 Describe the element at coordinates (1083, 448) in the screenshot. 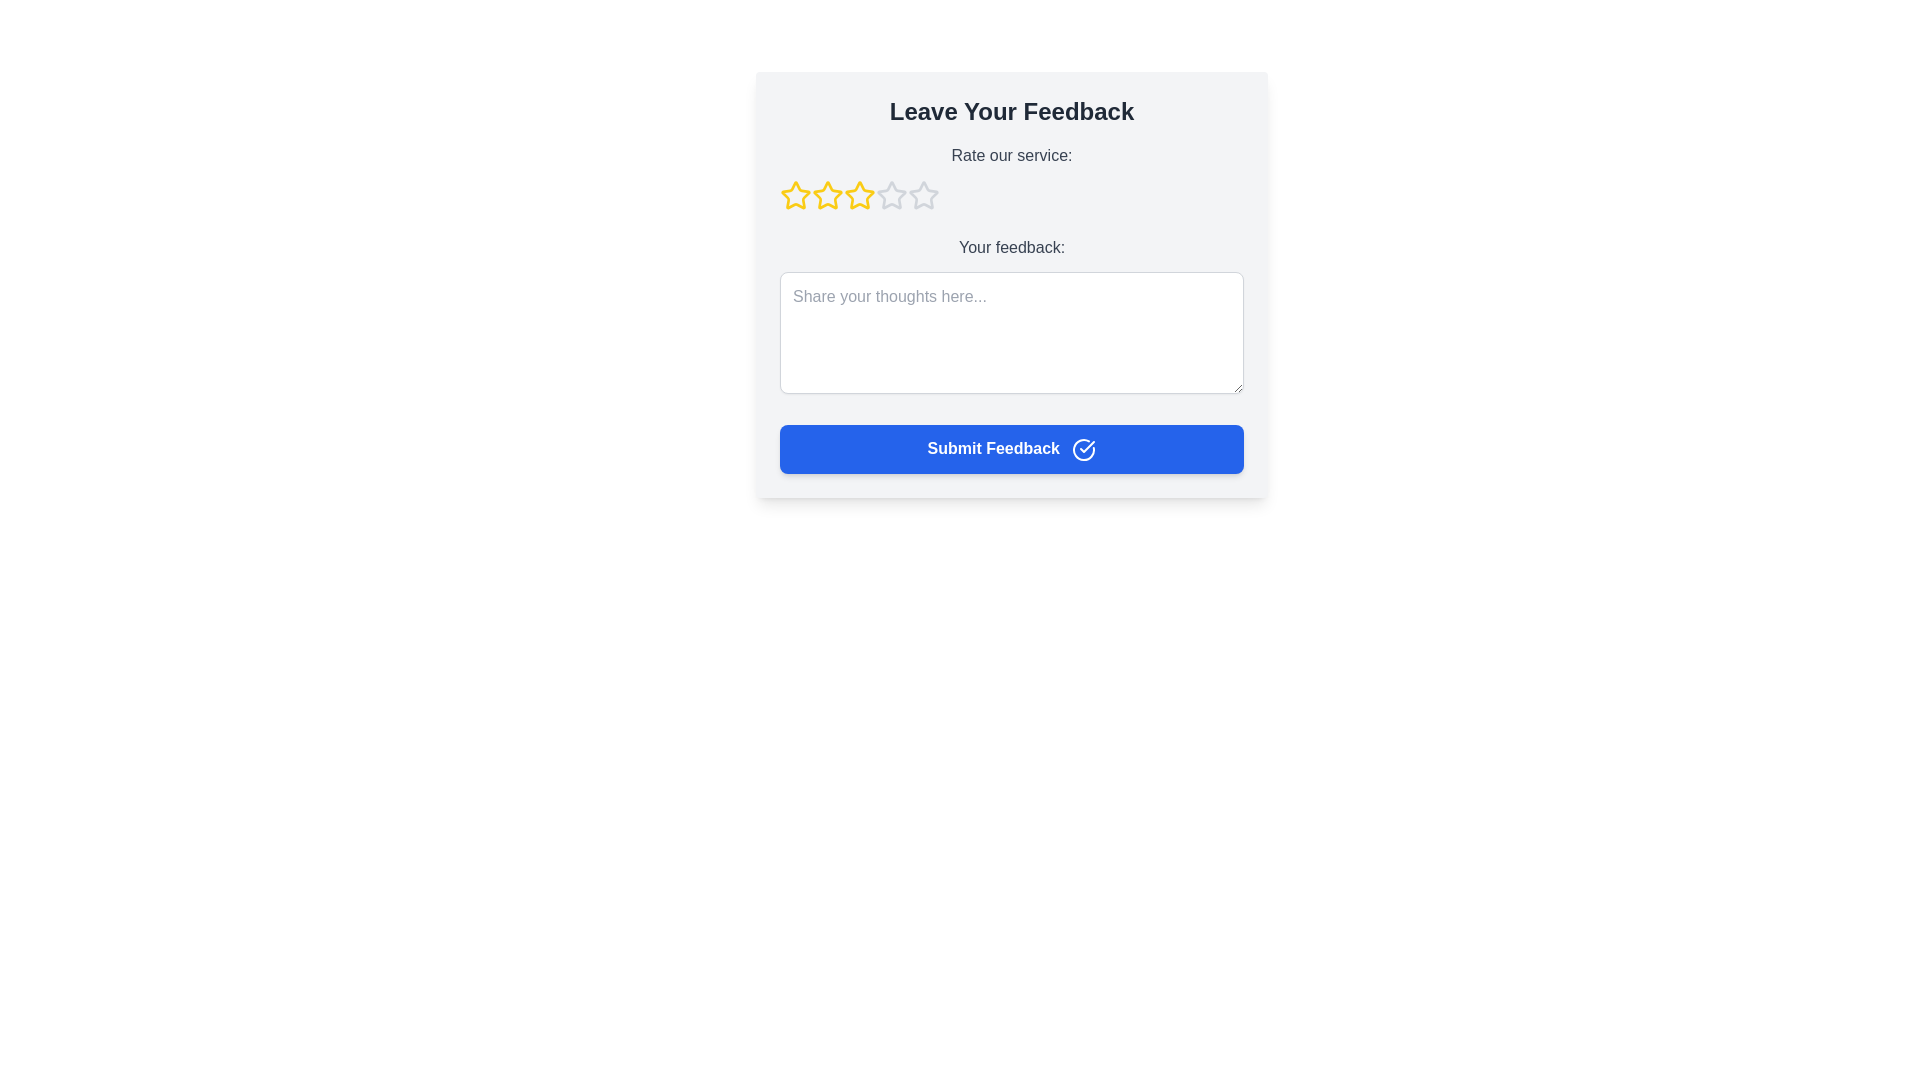

I see `the circular icon with a checkmark, which is displayed in white on a blue background, located to the right of the 'Submit Feedback' button` at that location.